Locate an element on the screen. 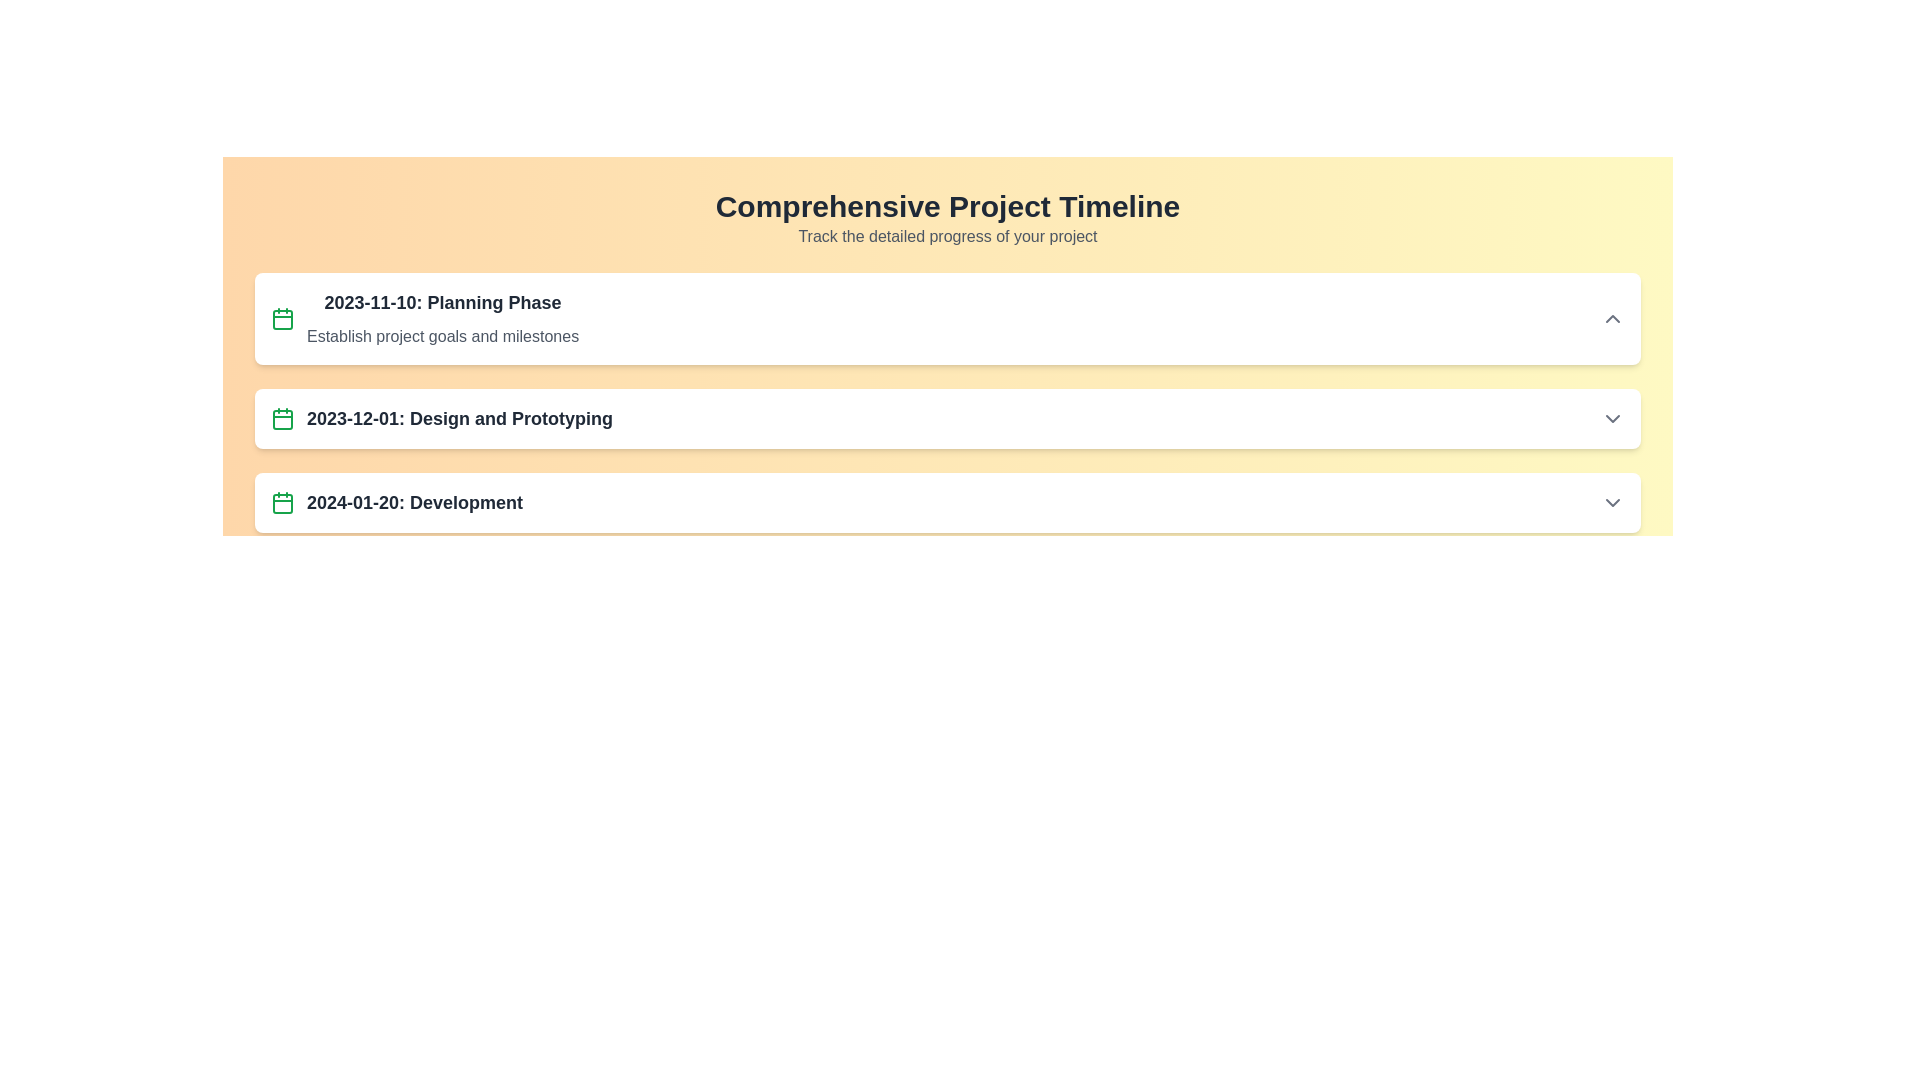  the Event summary item displaying the date '2023-11-10', title 'Planning Phase', and subtitle 'Establish project goals and milestones' is located at coordinates (424, 318).